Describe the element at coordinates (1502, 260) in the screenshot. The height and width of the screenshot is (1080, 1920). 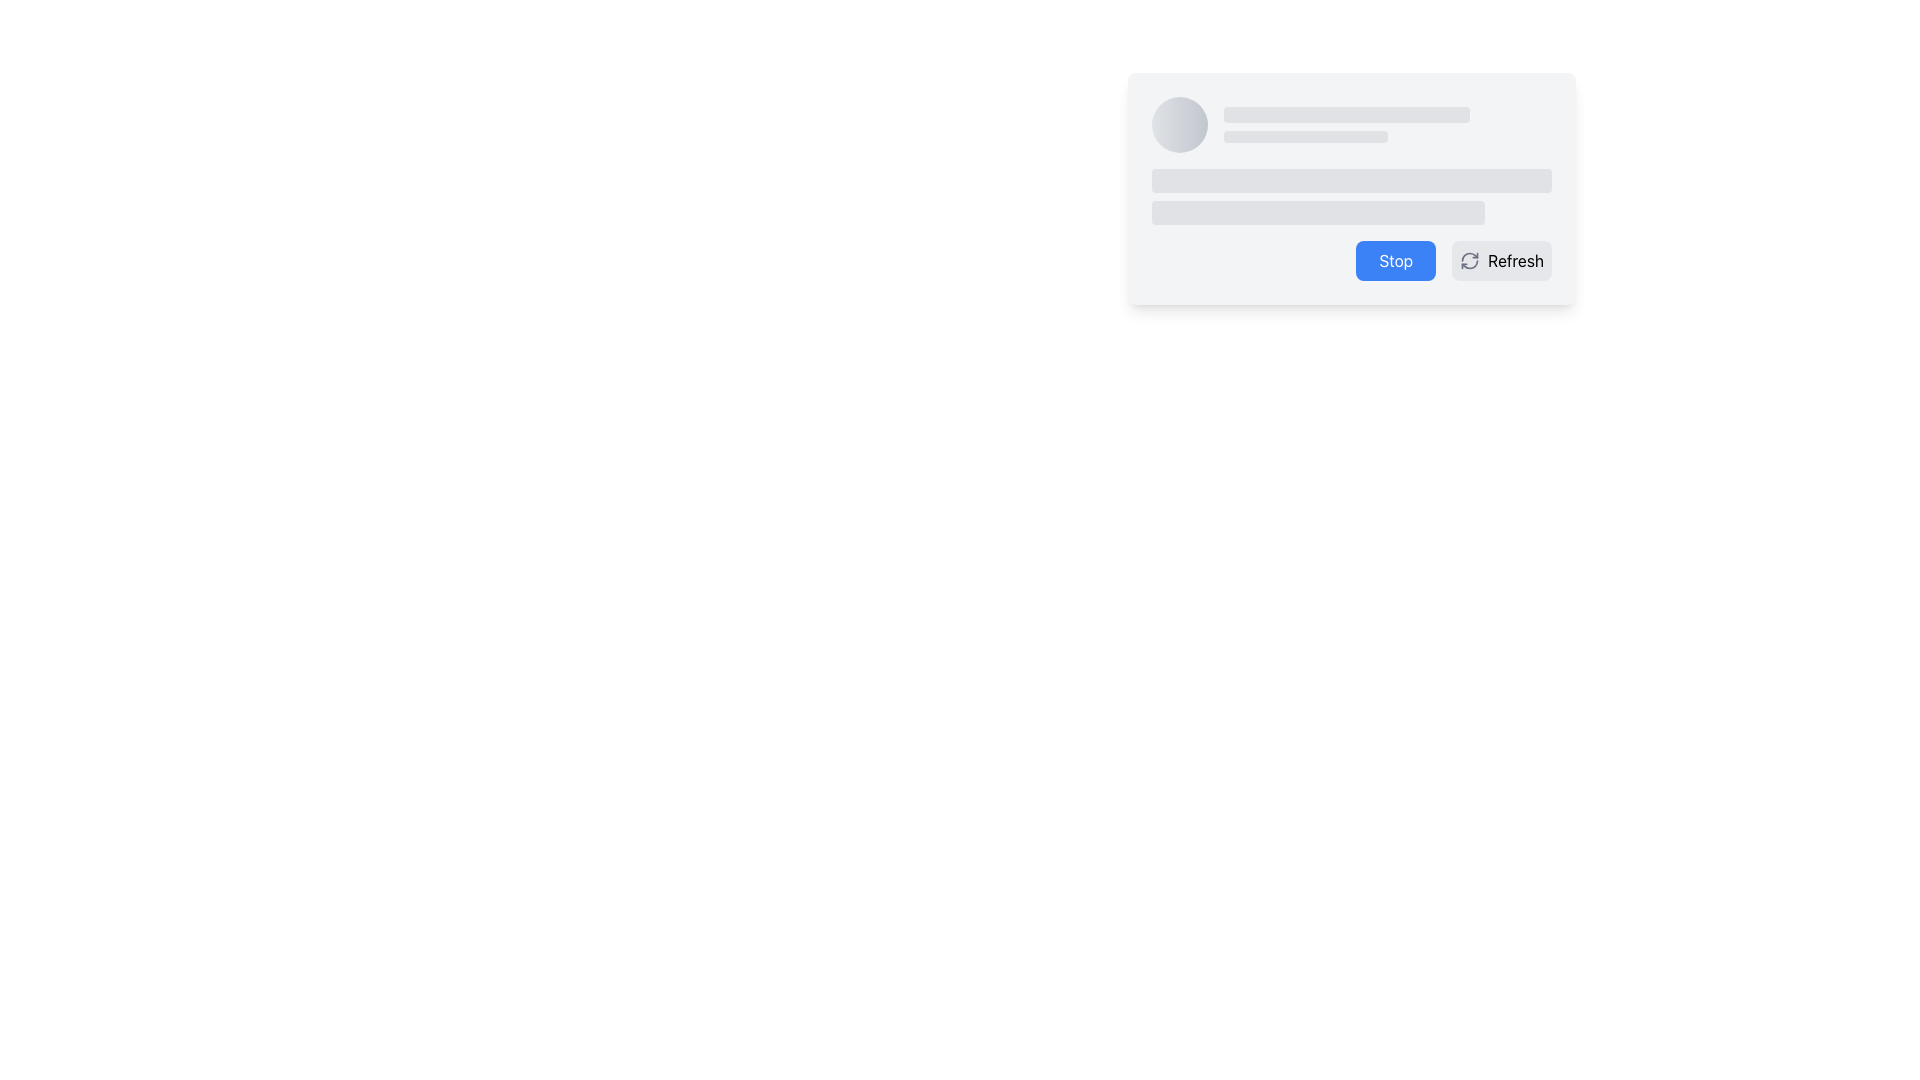
I see `the 'Refresh' button, which is a rectangular button with a light gray background and a circular refresh icon, located immediately to the right of the 'Stop' button` at that location.